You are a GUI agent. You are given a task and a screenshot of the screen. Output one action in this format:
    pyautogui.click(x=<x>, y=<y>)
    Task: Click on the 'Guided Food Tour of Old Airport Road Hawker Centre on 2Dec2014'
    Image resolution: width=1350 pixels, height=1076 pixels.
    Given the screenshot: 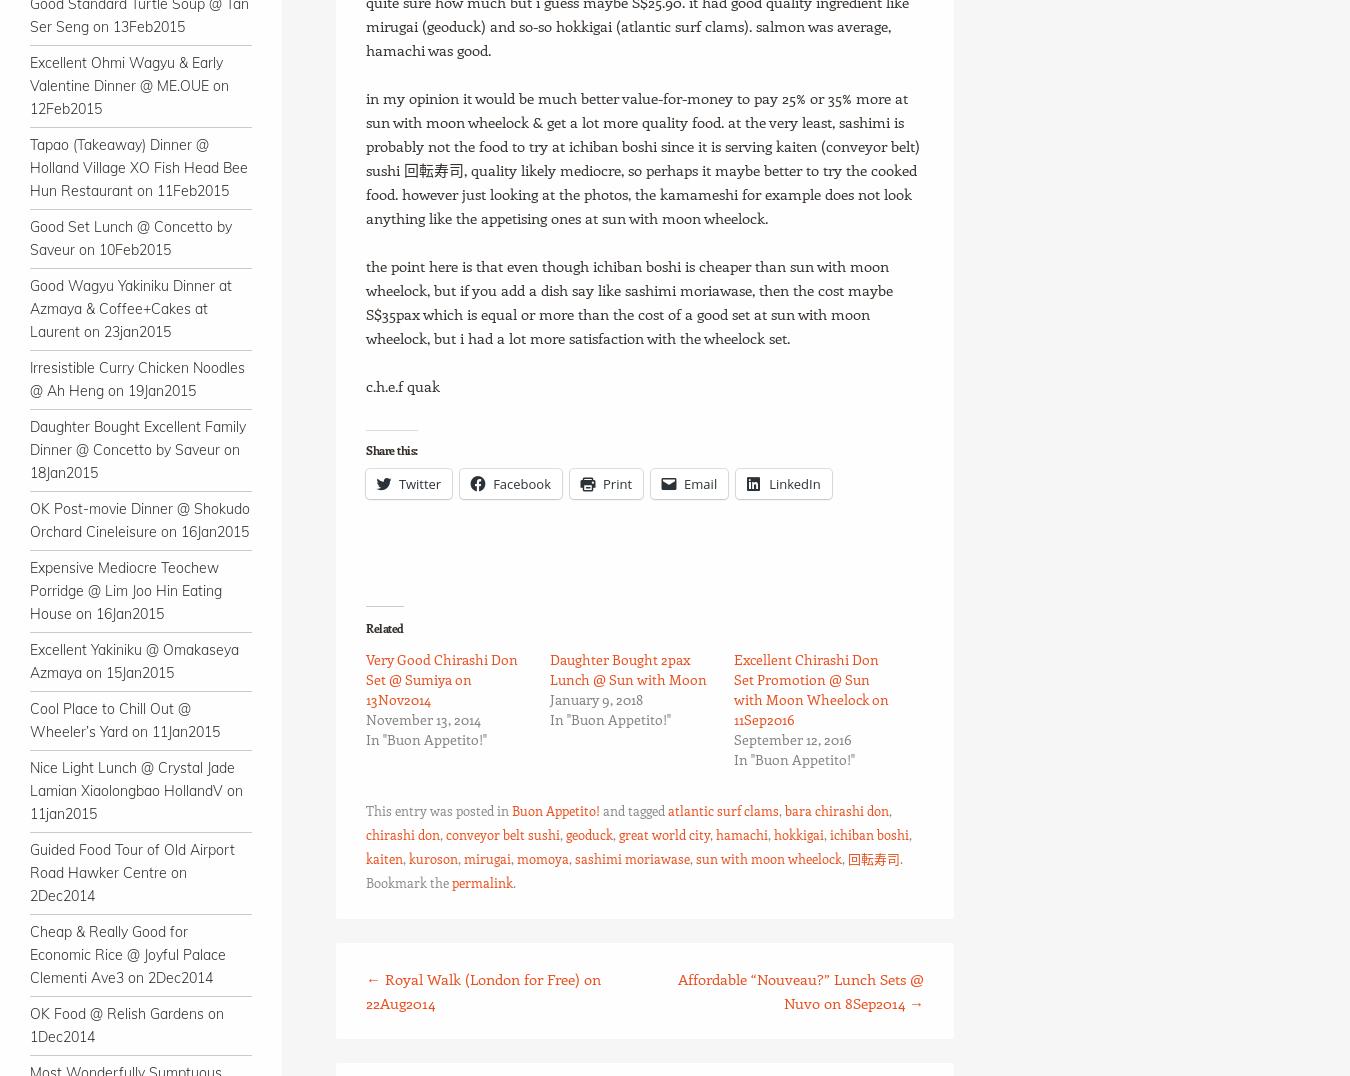 What is the action you would take?
    pyautogui.click(x=132, y=872)
    